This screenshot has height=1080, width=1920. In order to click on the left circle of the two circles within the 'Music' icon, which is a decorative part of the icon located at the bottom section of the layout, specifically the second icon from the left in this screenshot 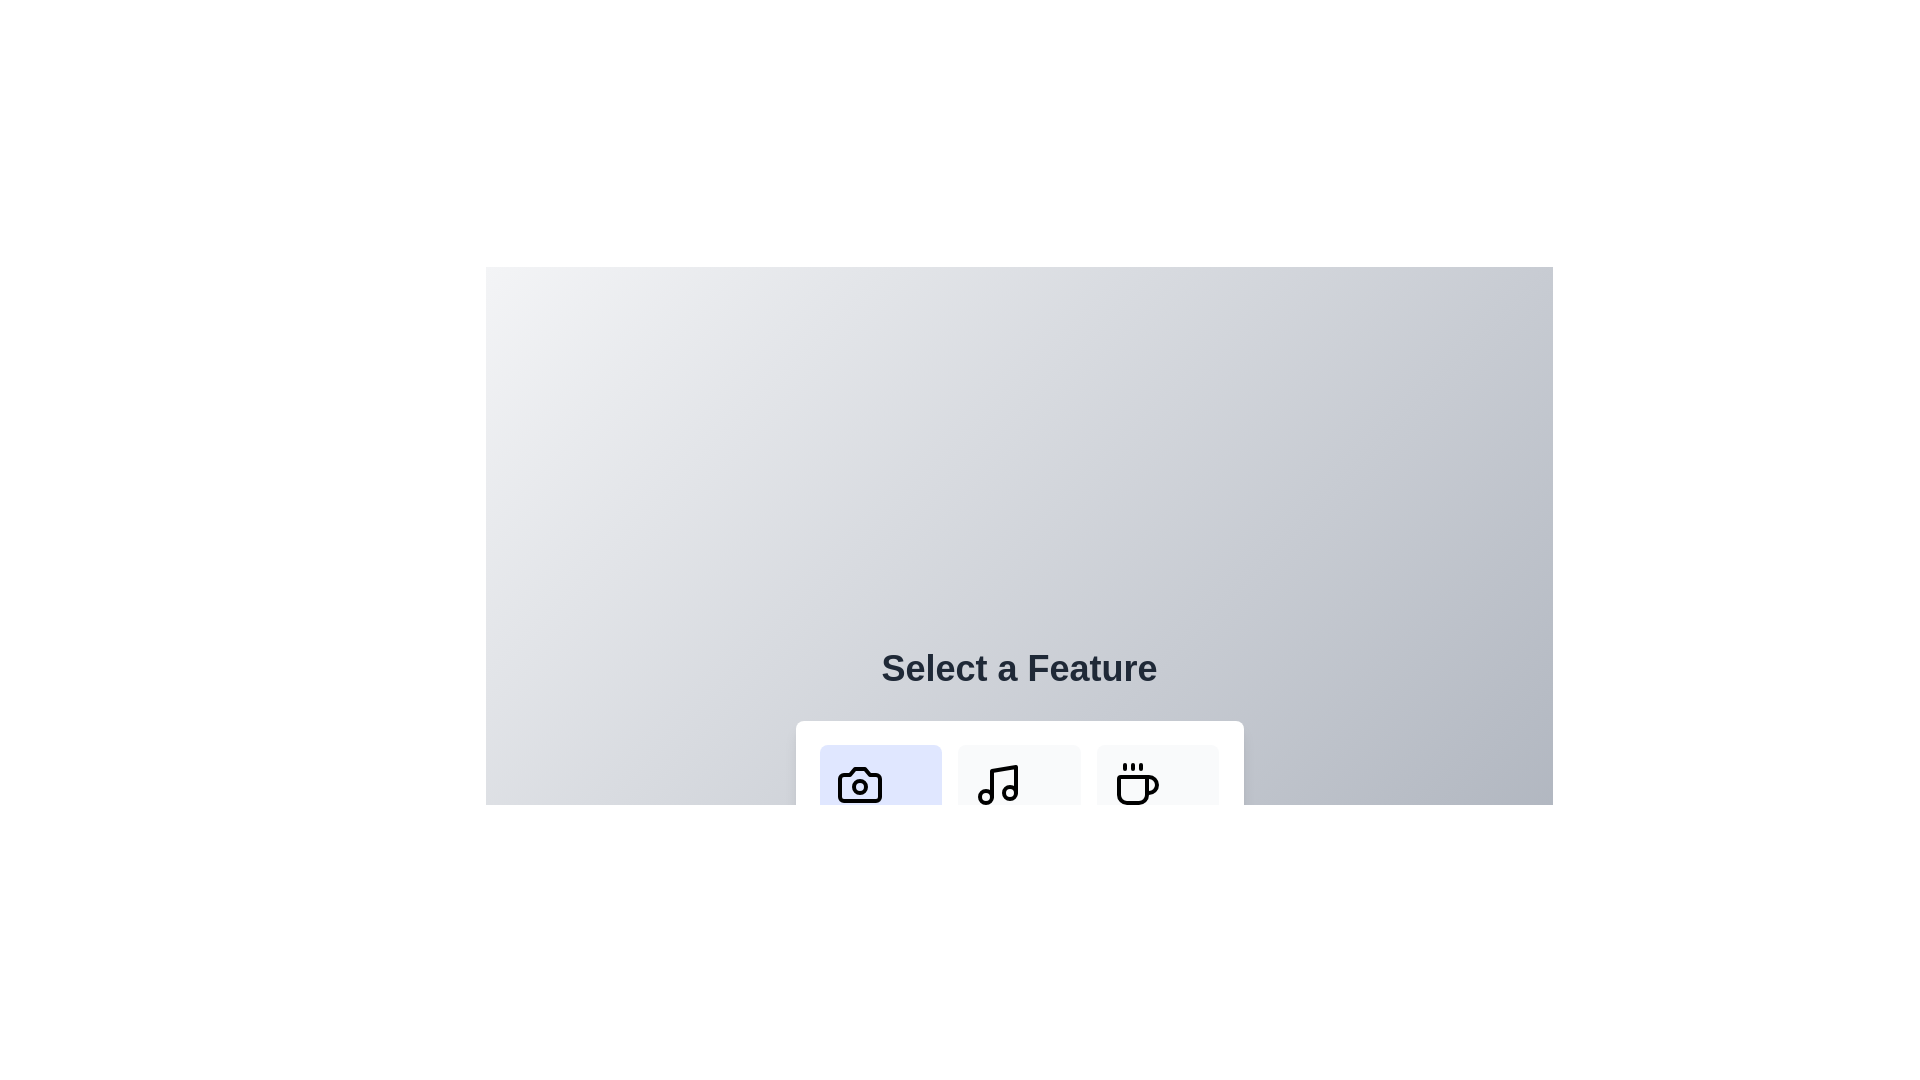, I will do `click(986, 796)`.